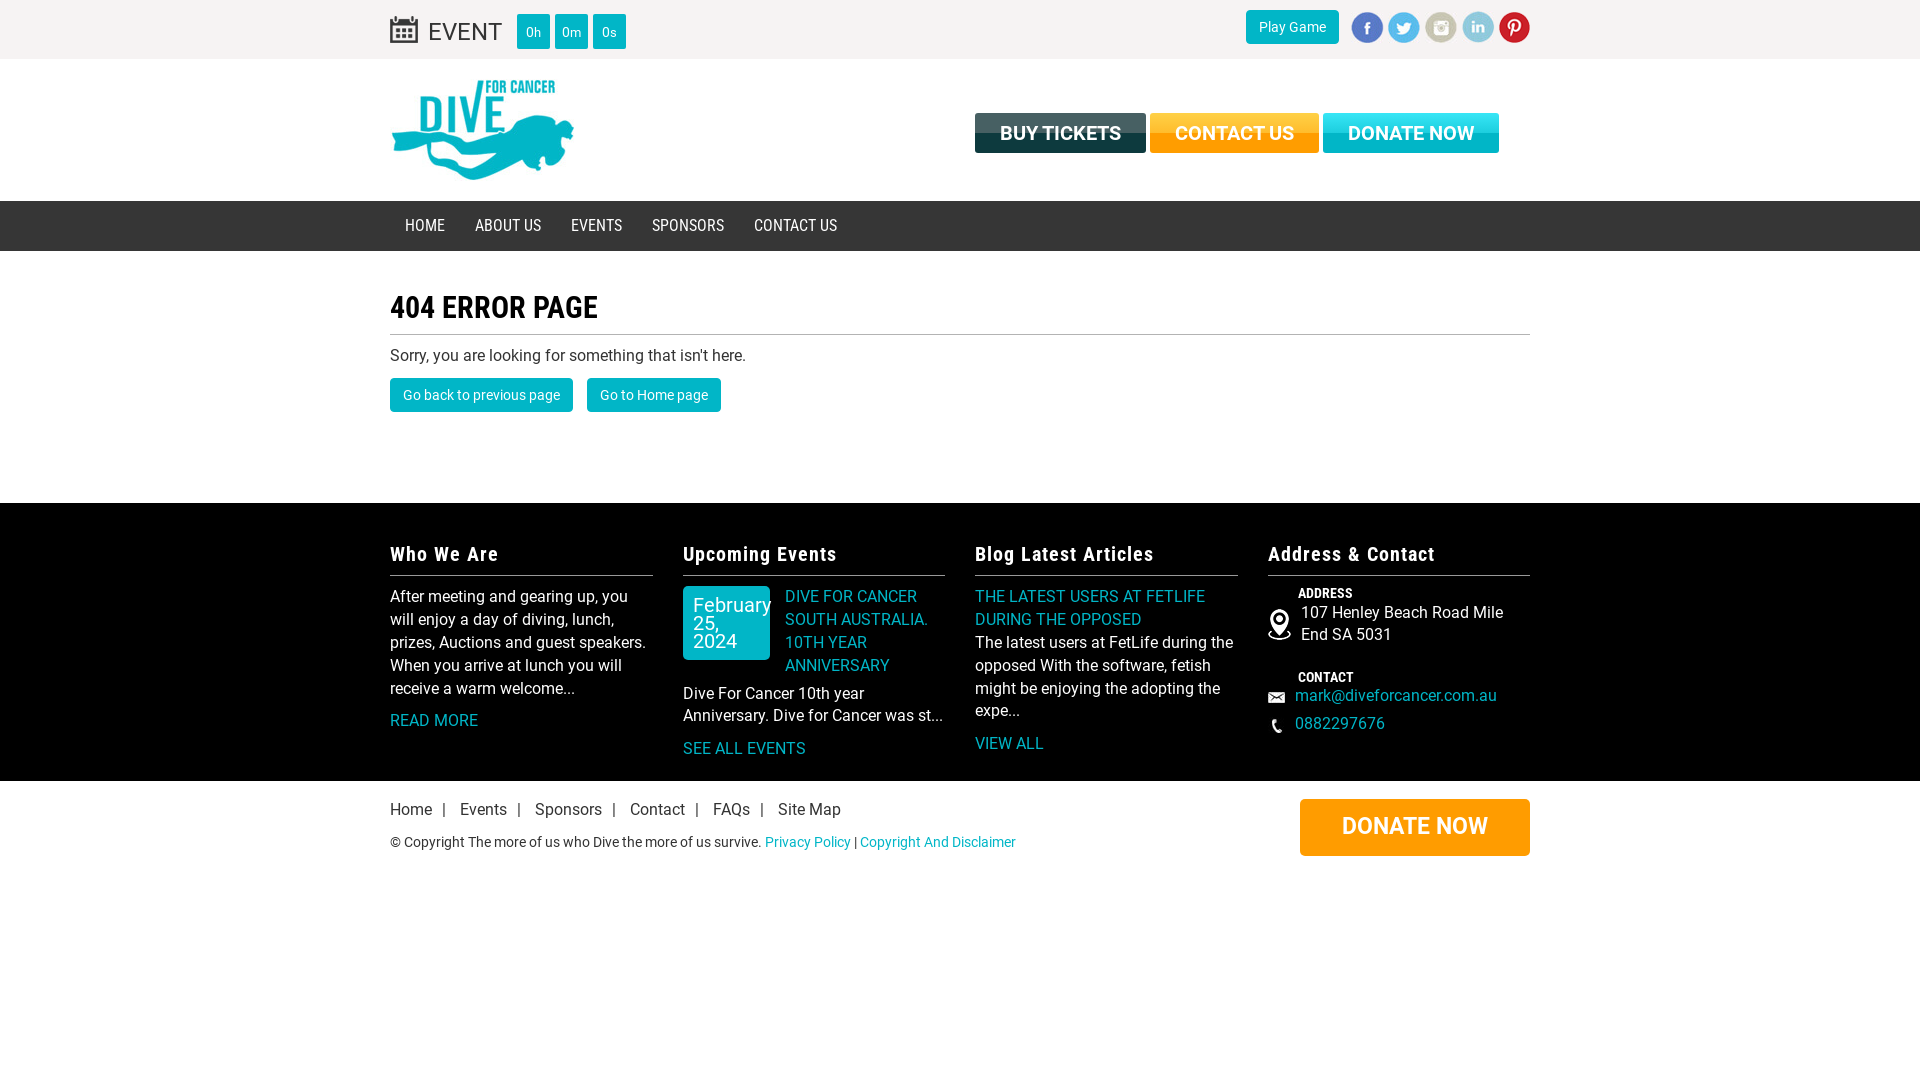 The height and width of the screenshot is (1080, 1920). I want to click on 'DONATE NOW', so click(1410, 132).